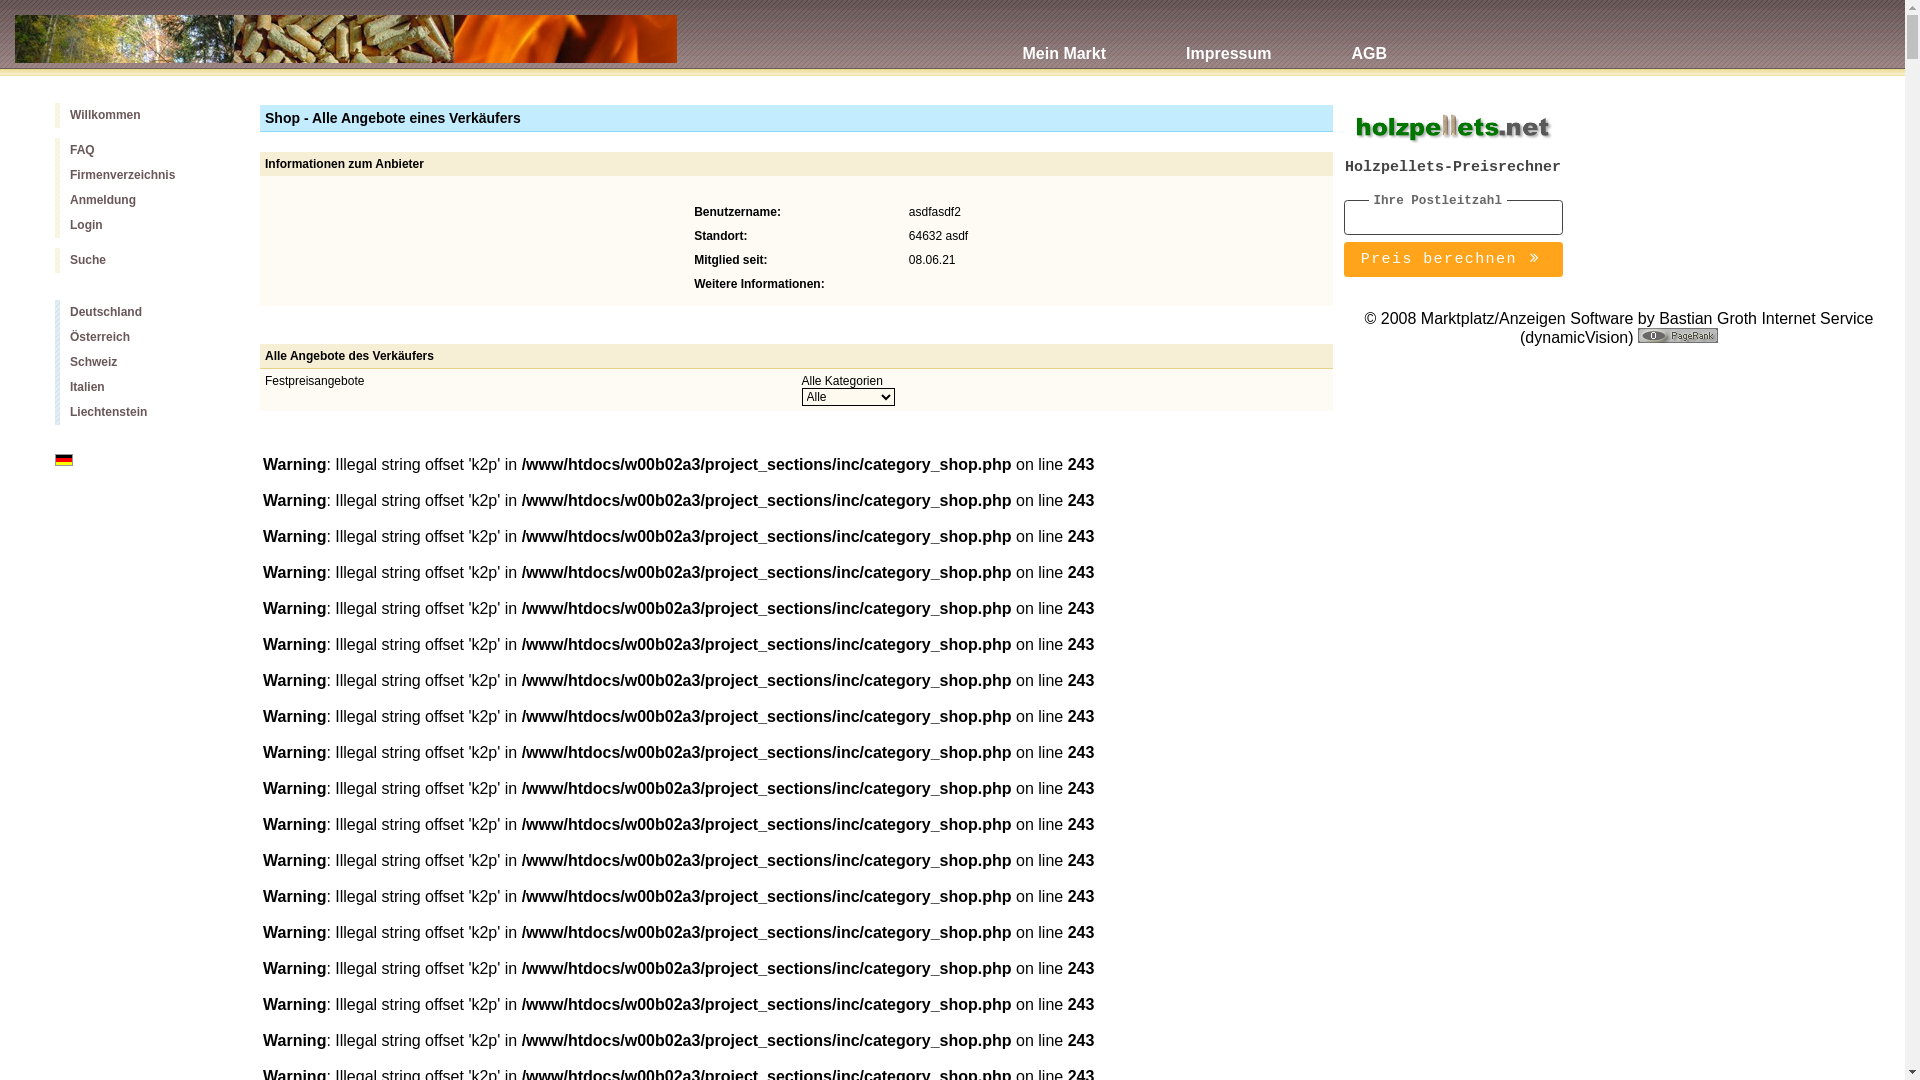  Describe the element at coordinates (54, 225) in the screenshot. I see `'Login'` at that location.